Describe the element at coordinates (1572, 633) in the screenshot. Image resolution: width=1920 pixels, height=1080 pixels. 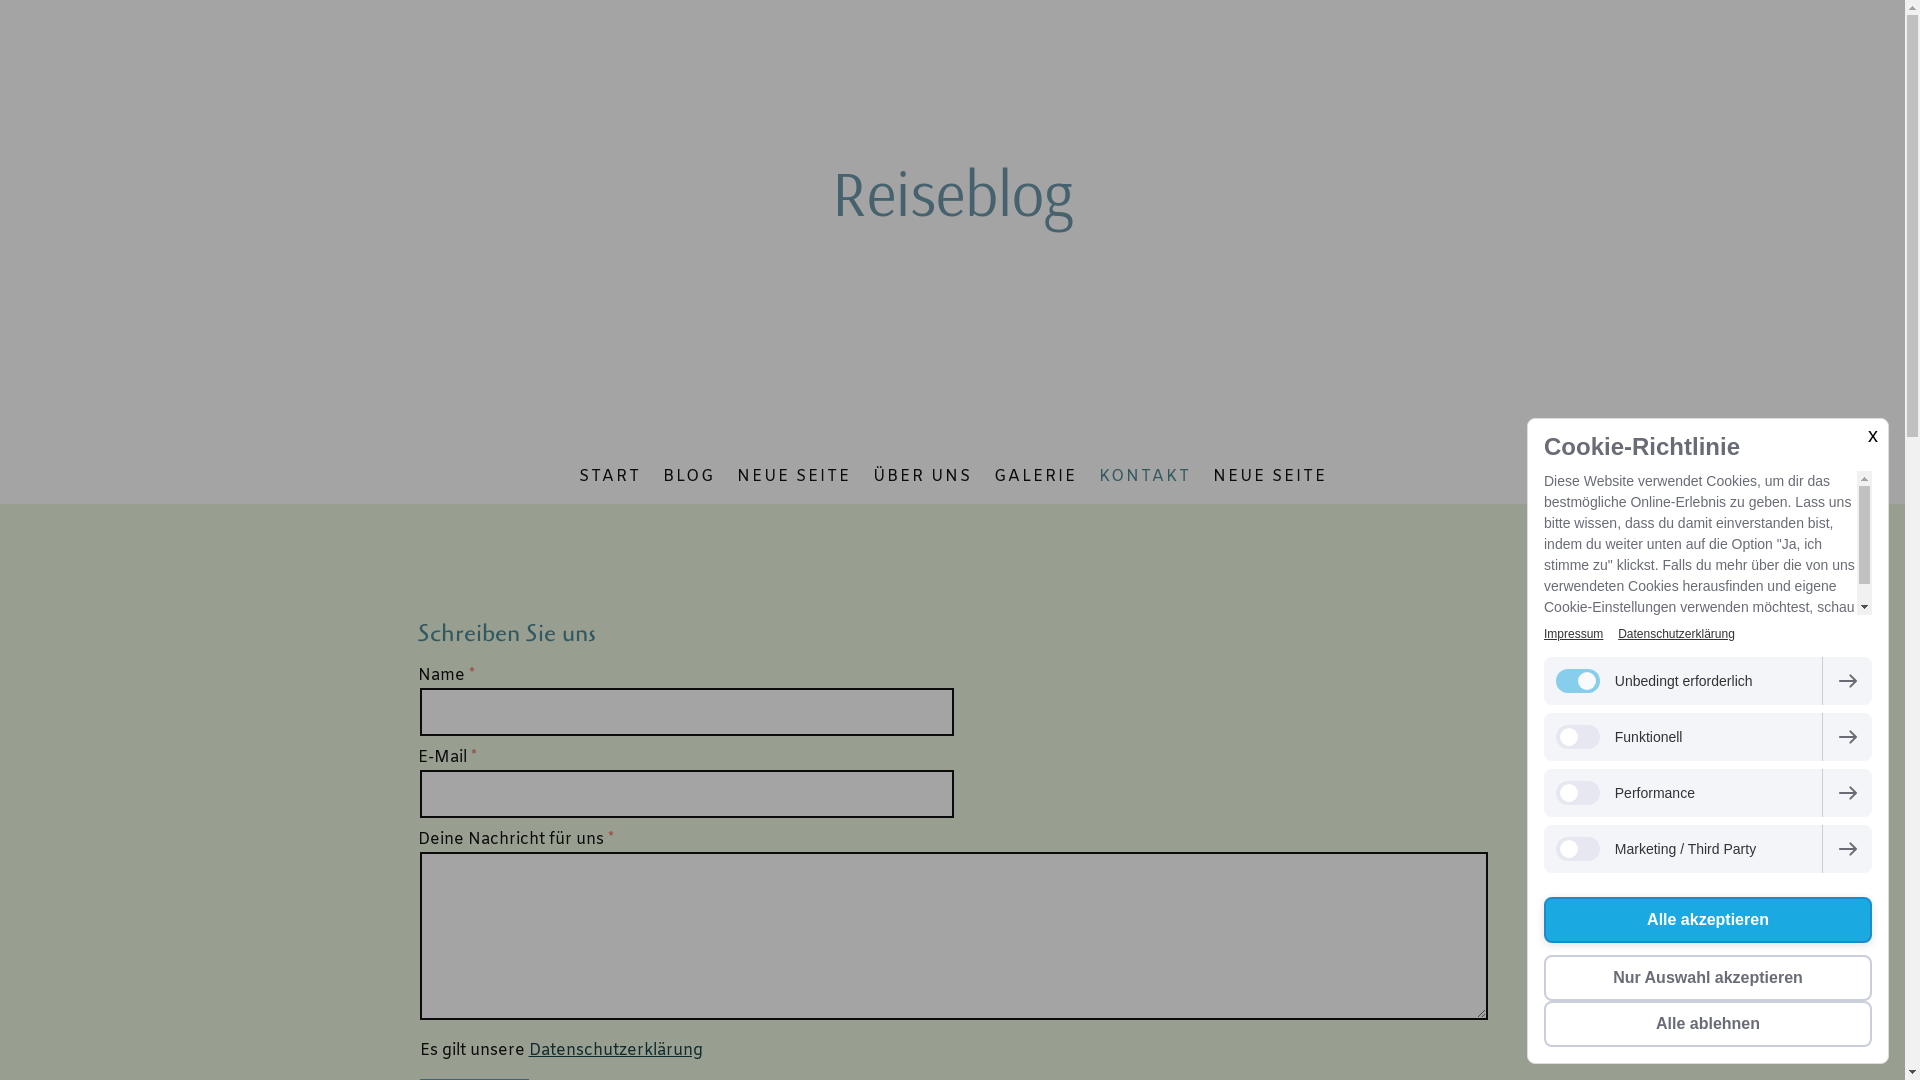
I see `'Impressum'` at that location.